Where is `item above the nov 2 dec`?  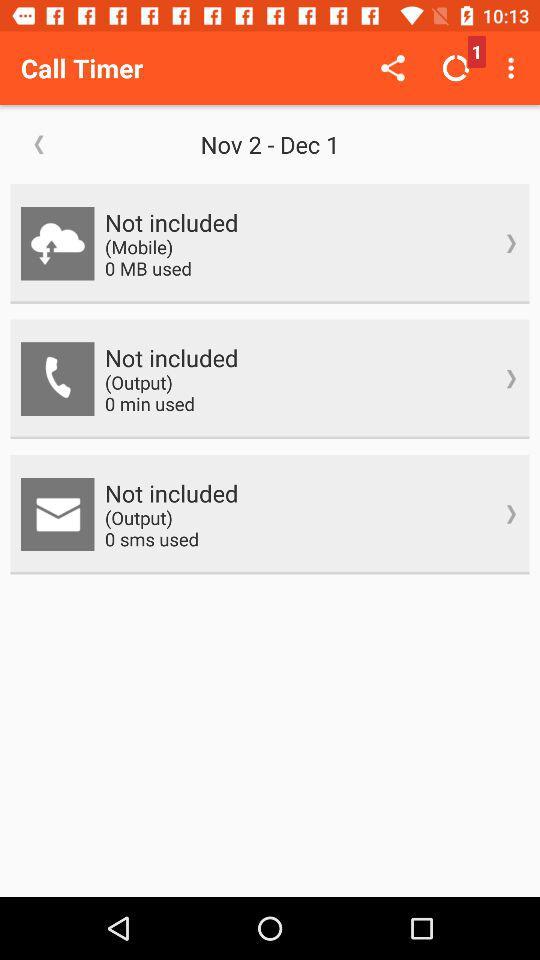 item above the nov 2 dec is located at coordinates (393, 68).